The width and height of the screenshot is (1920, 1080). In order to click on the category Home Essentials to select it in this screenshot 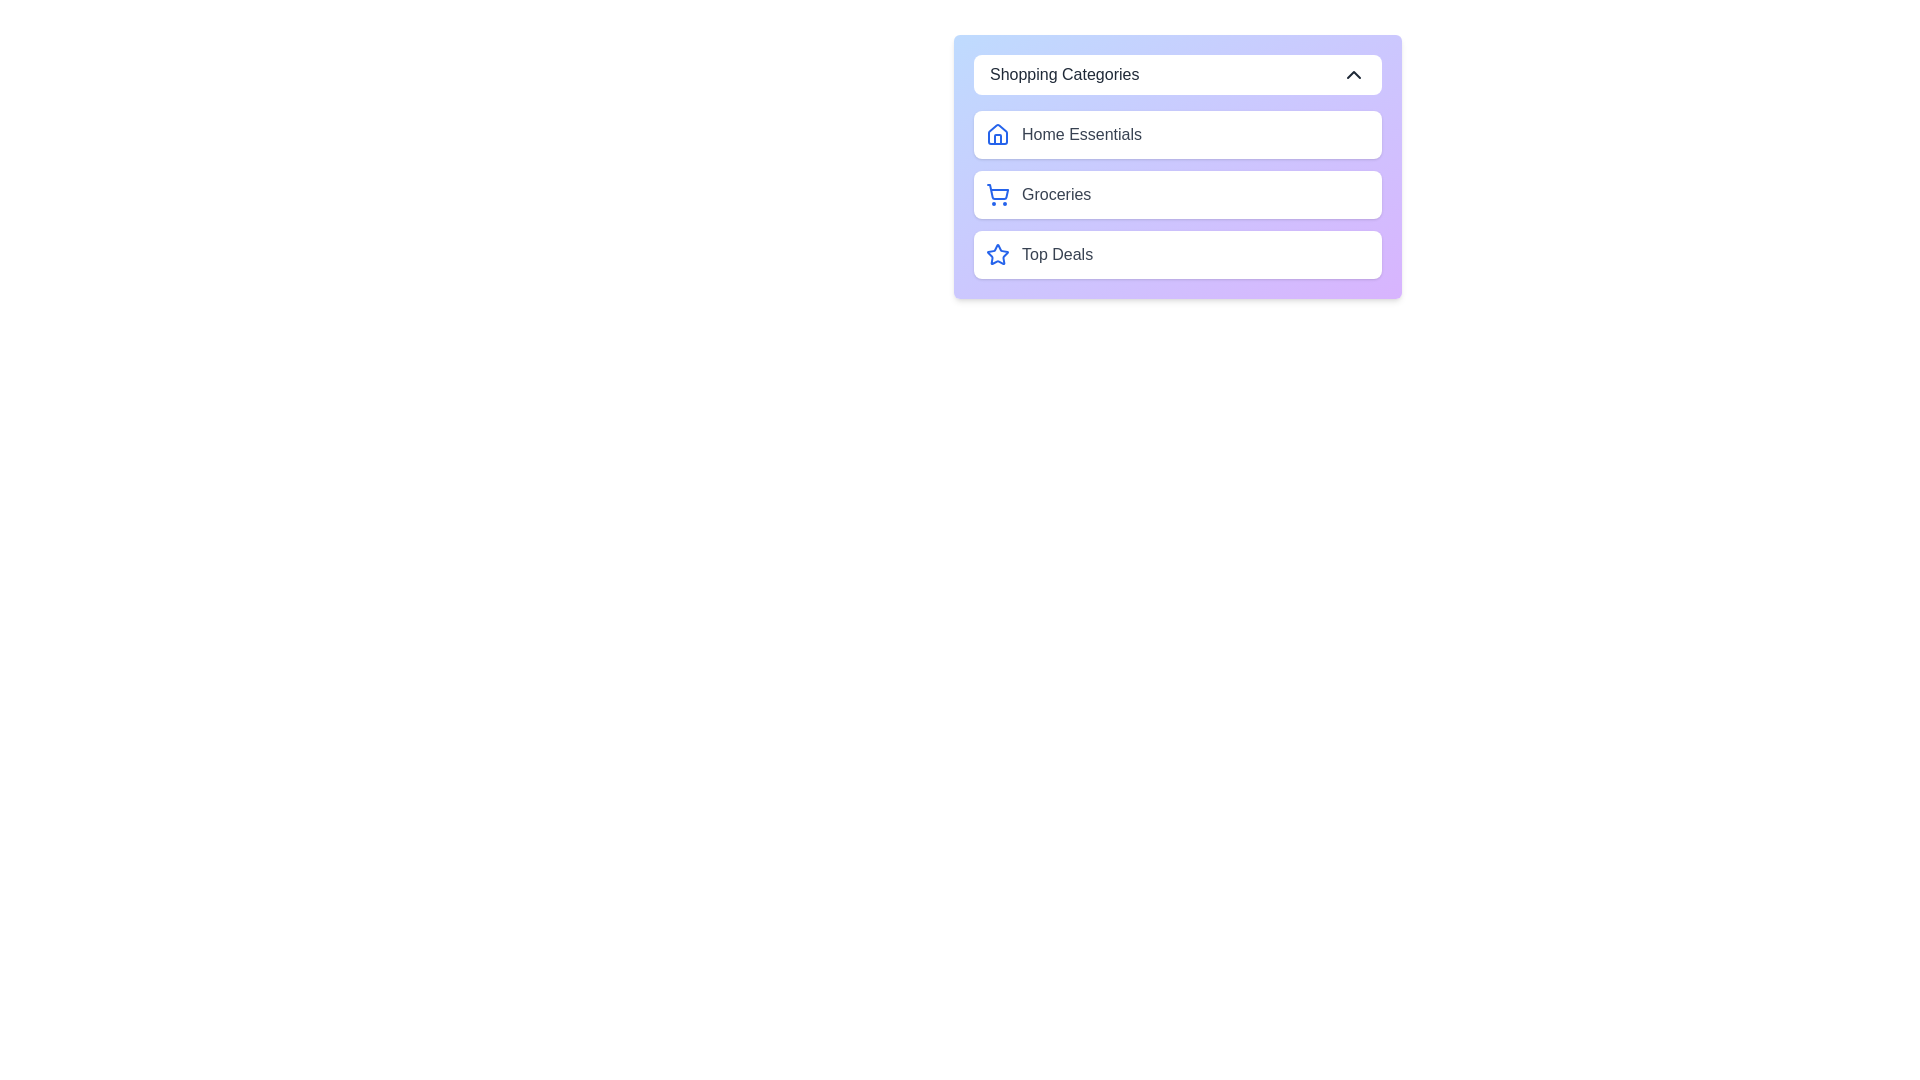, I will do `click(1177, 135)`.